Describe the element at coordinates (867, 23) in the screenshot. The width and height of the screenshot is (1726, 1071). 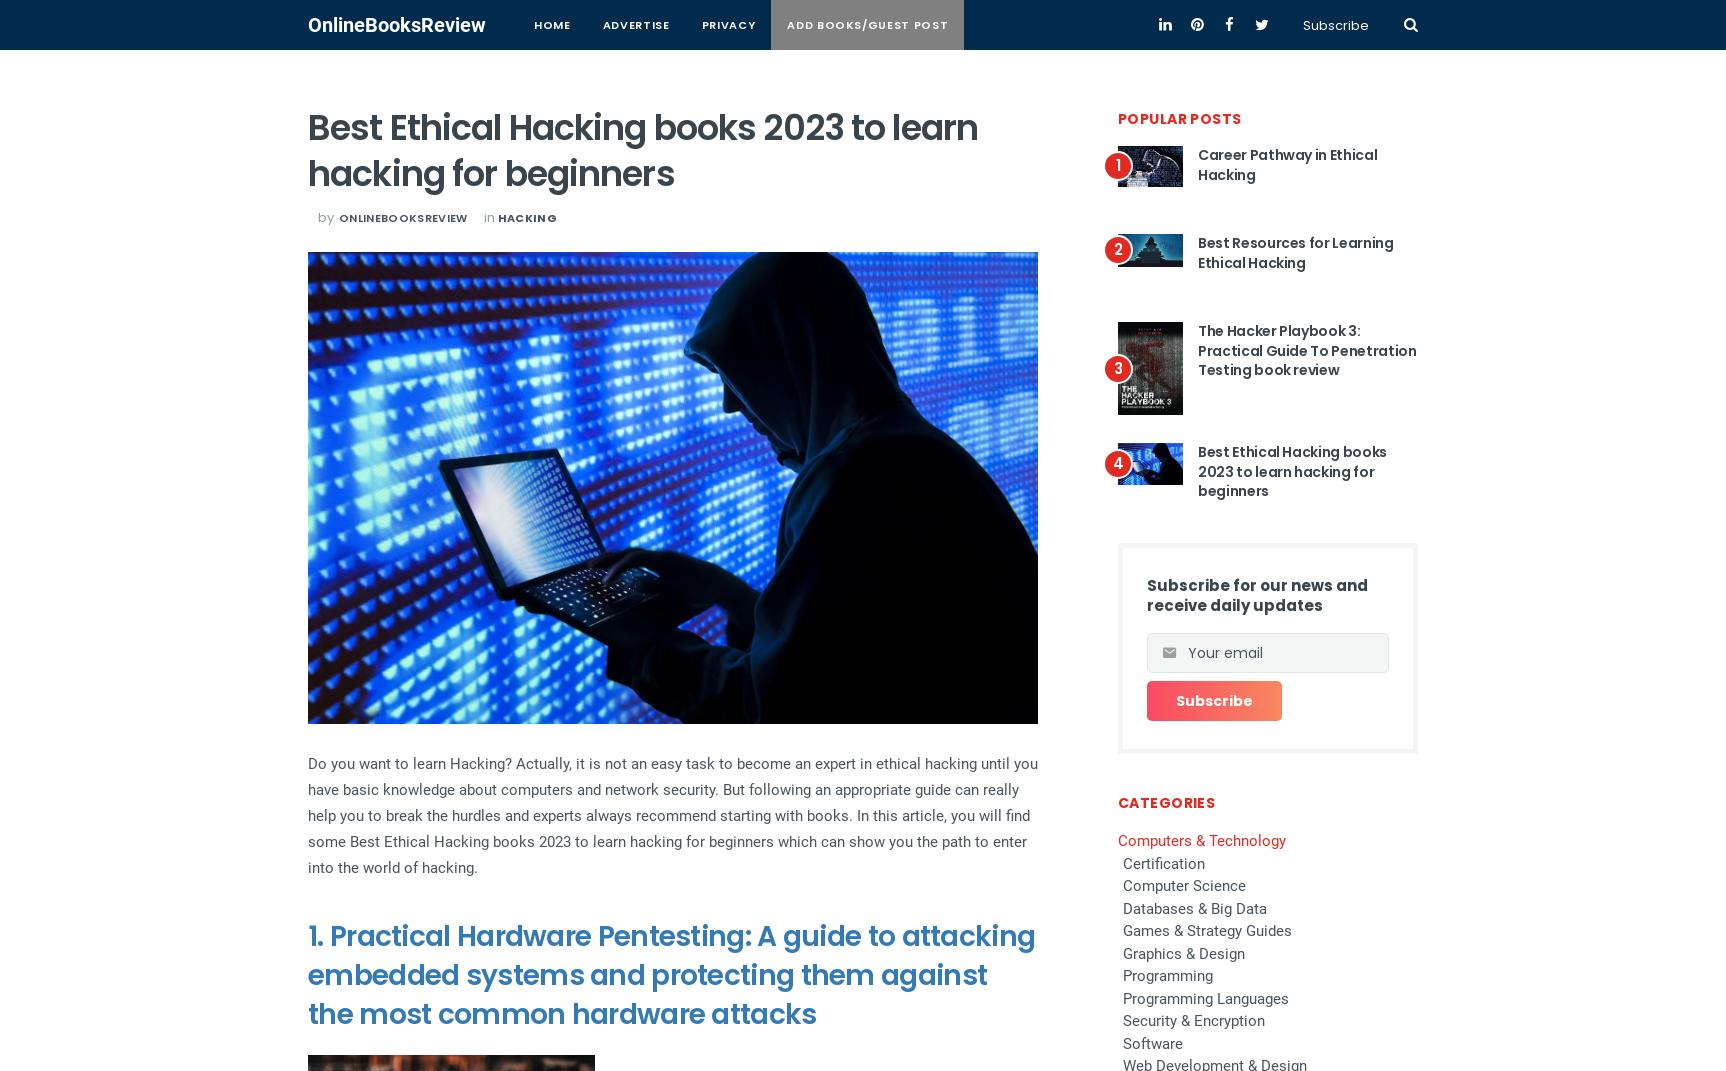
I see `'Add books/Guest Post'` at that location.